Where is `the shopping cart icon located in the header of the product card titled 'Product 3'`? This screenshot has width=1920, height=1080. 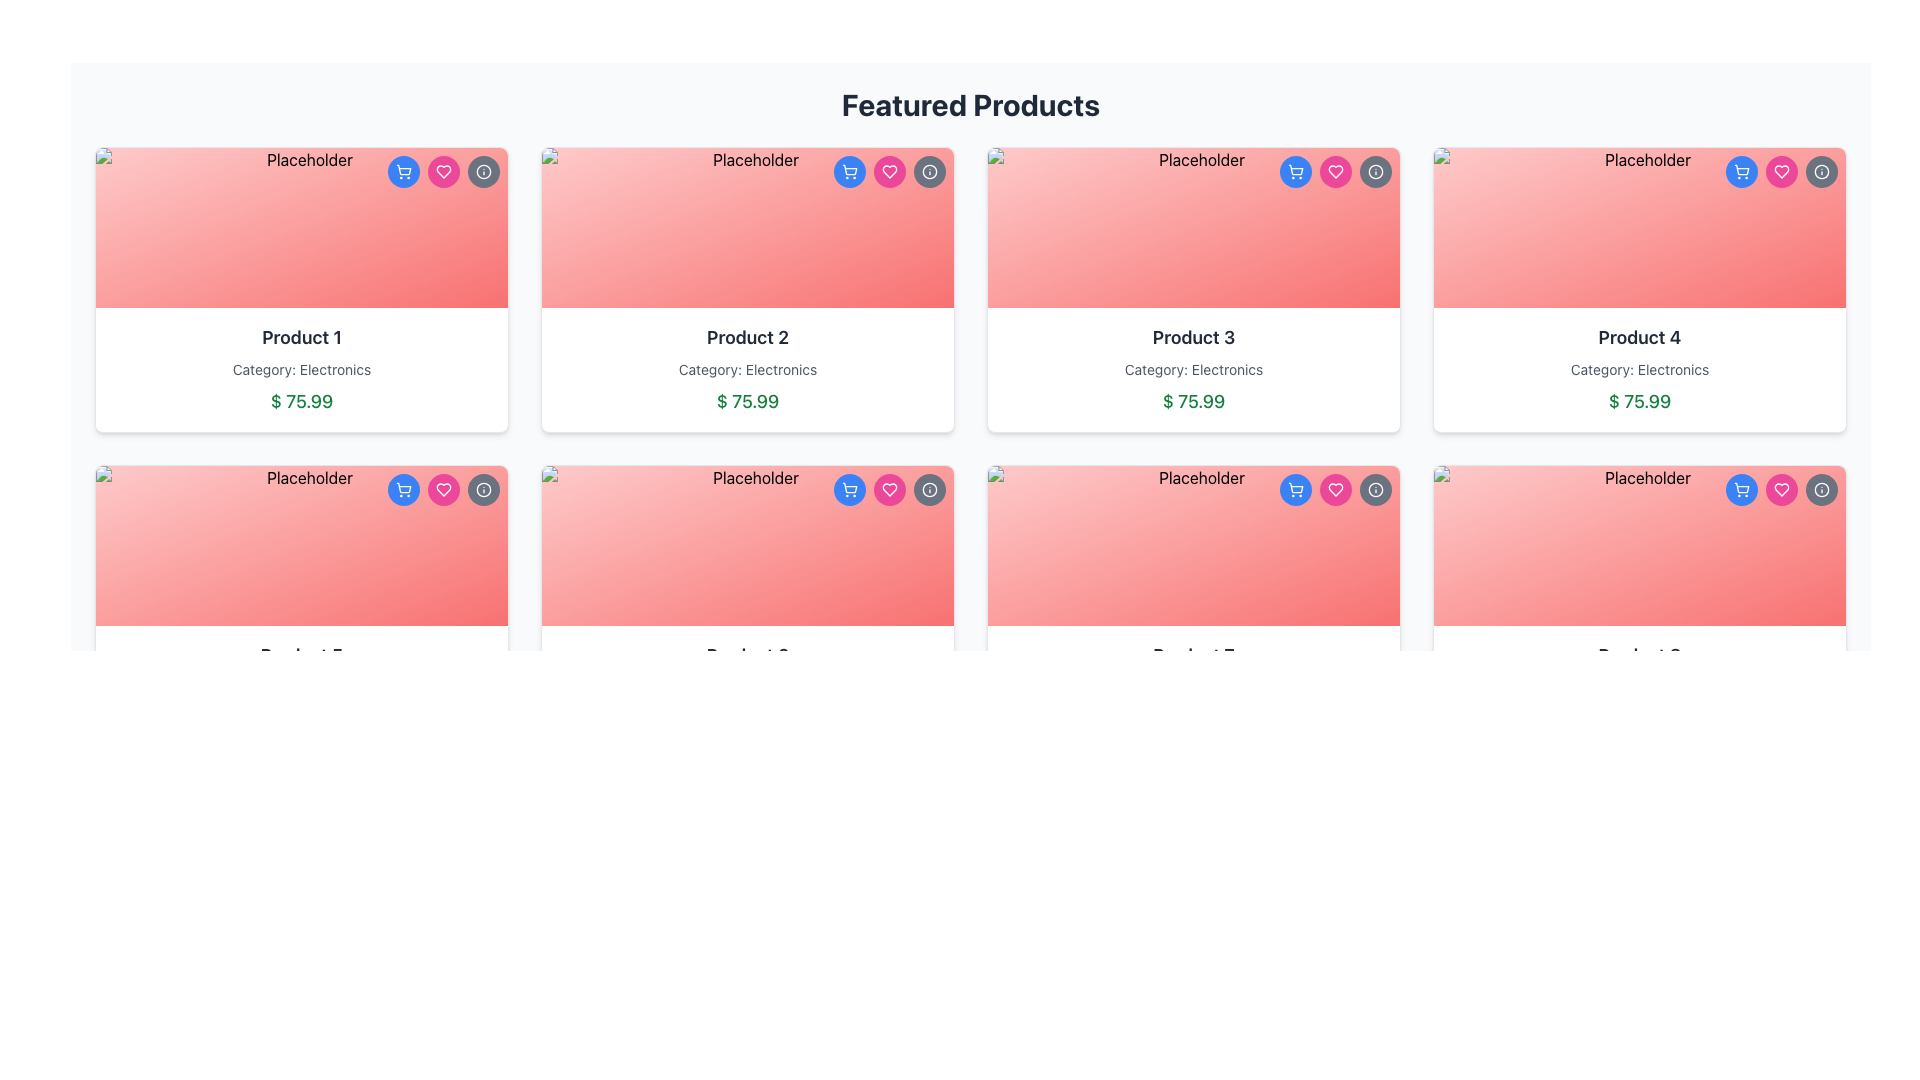 the shopping cart icon located in the header of the product card titled 'Product 3' is located at coordinates (1296, 168).